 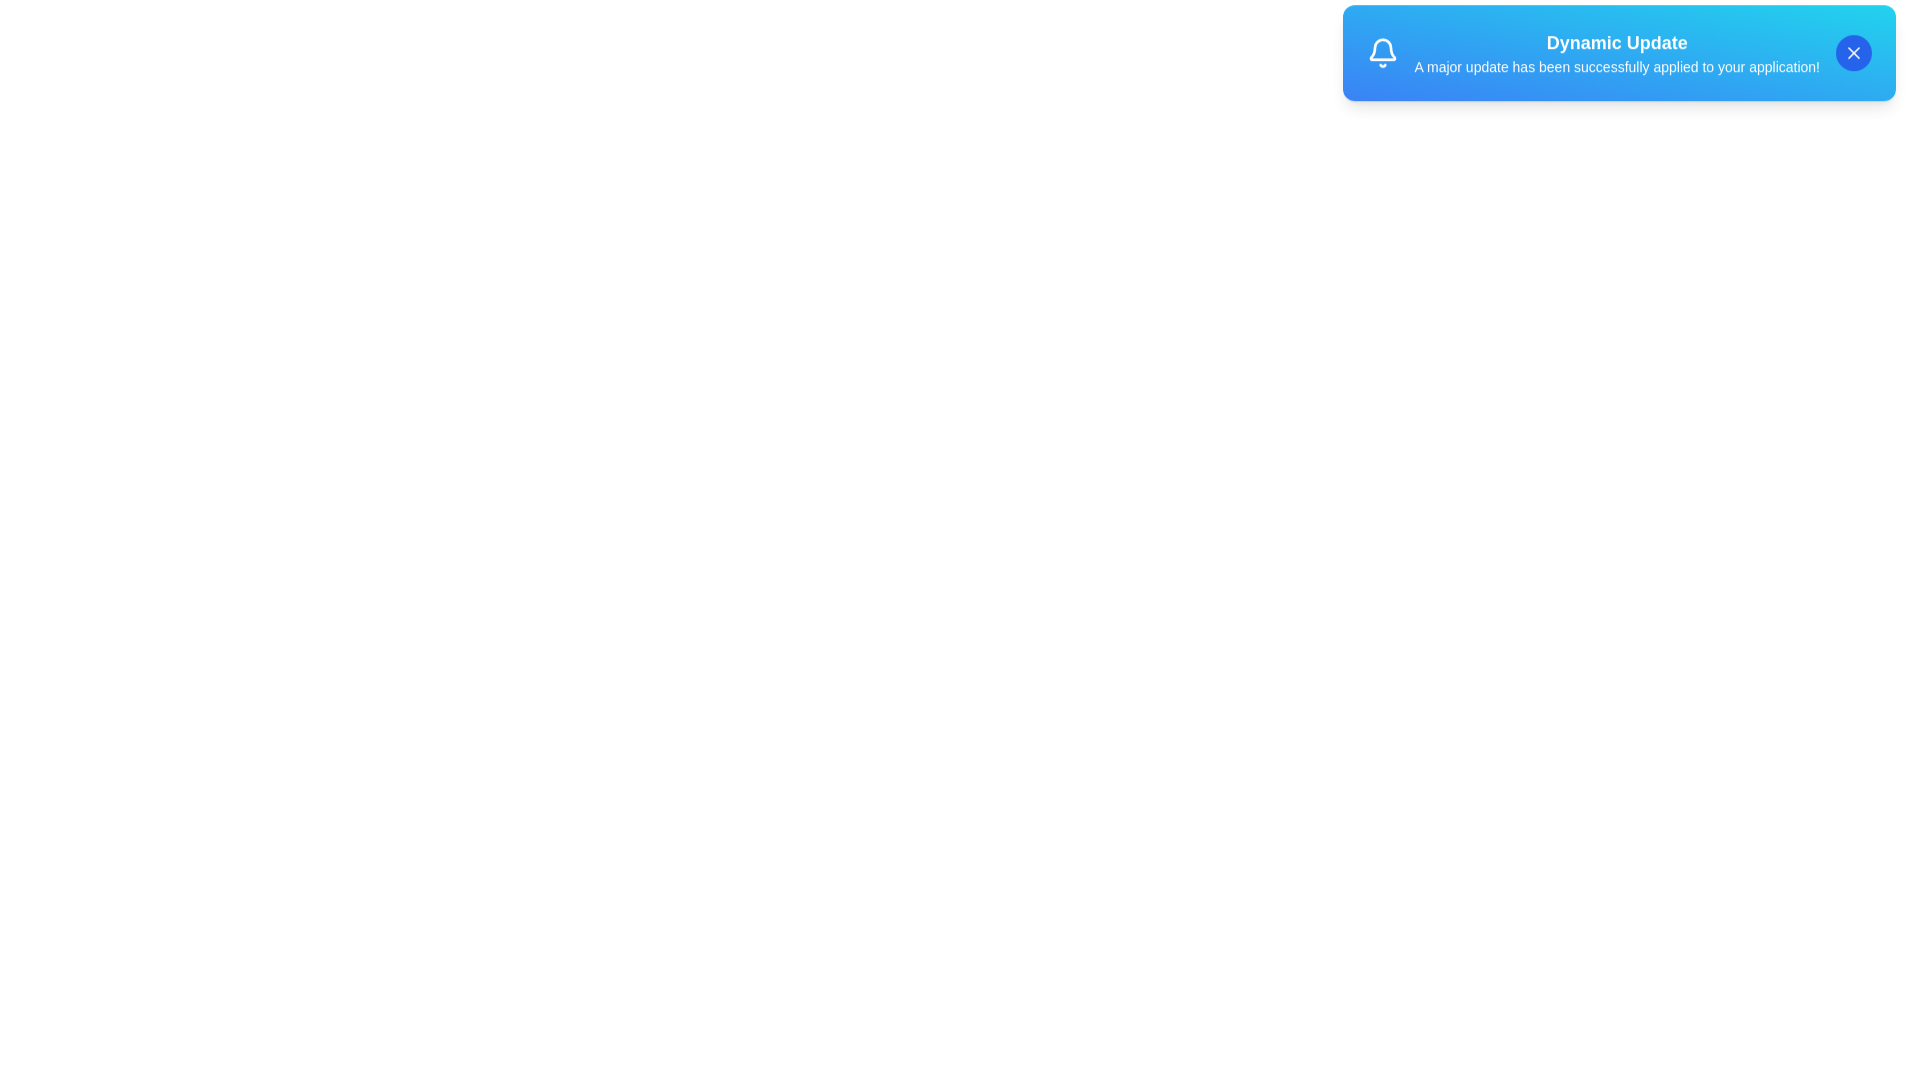 I want to click on the notification component for accessibility testing, so click(x=1618, y=60).